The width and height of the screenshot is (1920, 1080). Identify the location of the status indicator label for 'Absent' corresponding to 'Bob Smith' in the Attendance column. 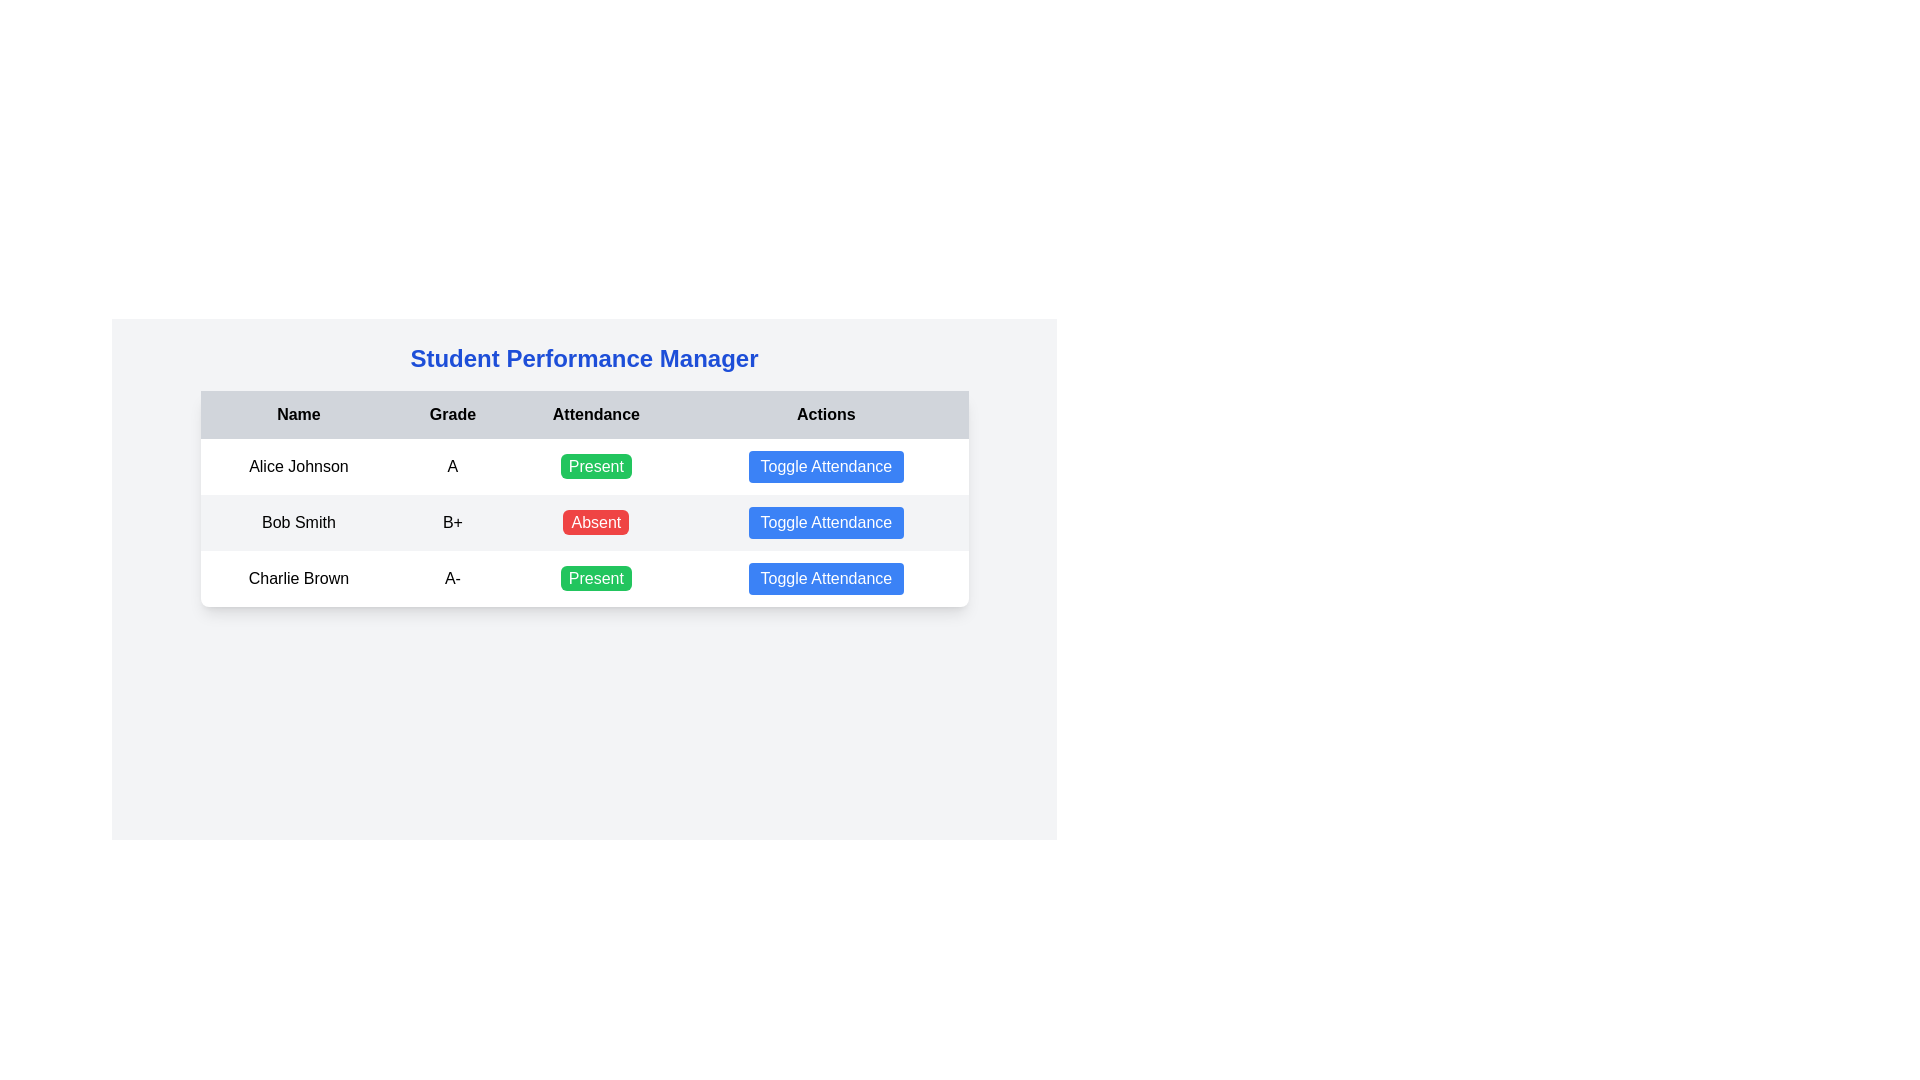
(595, 521).